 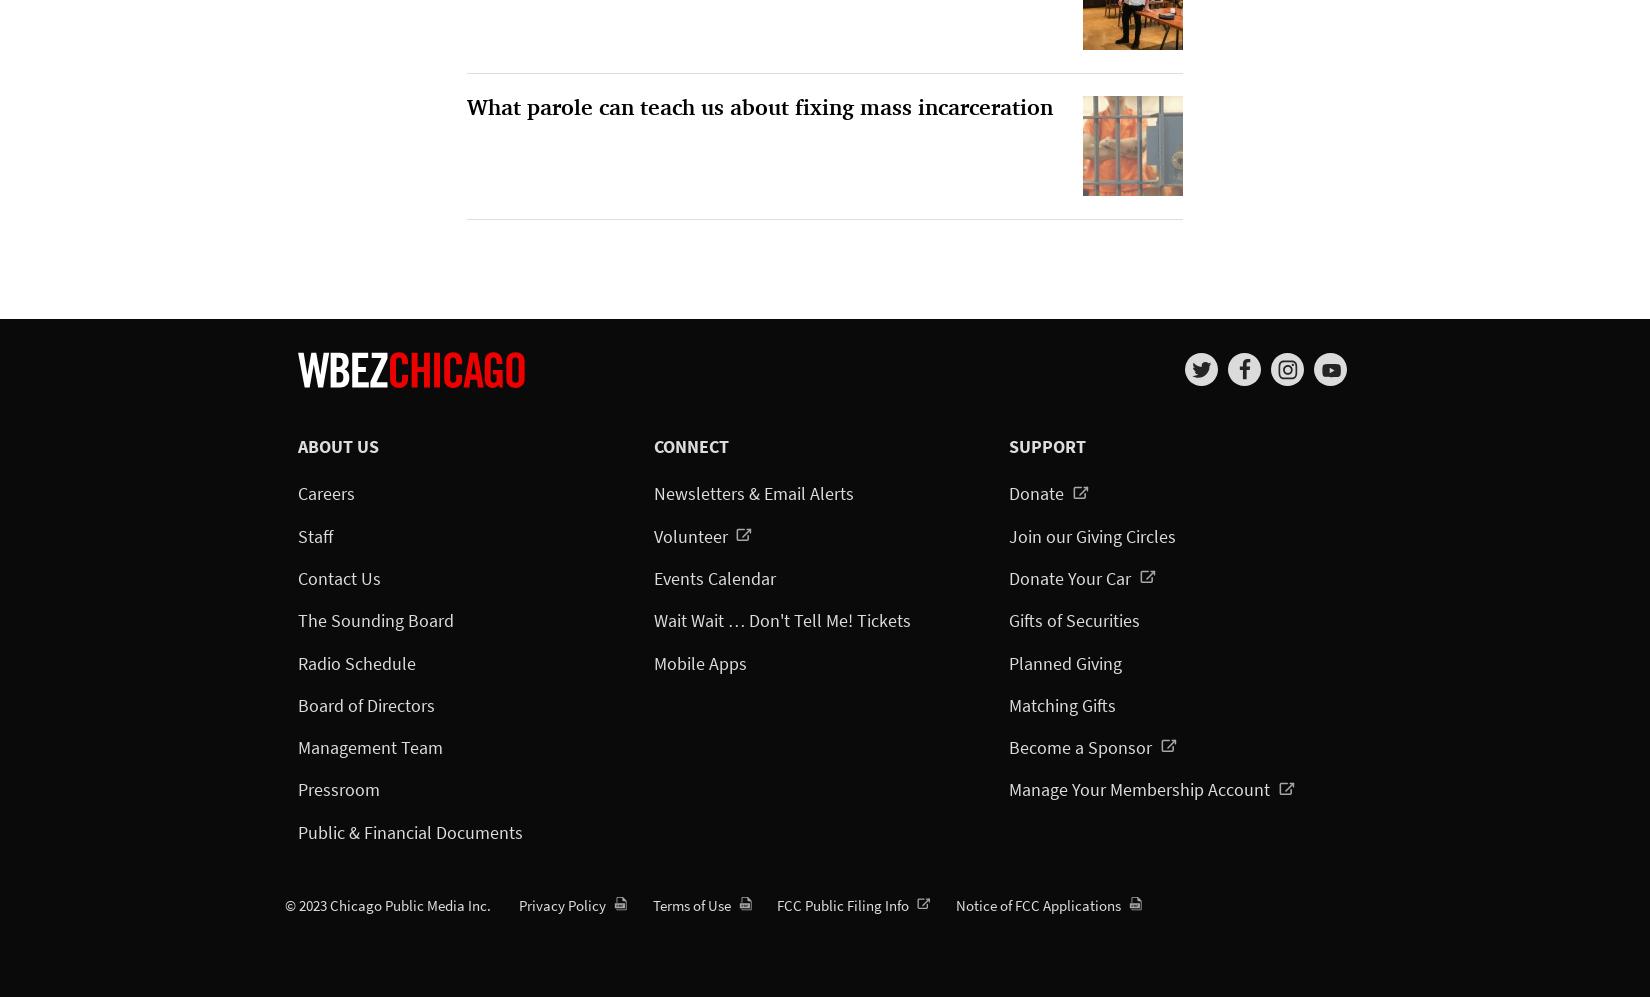 What do you see at coordinates (1092, 534) in the screenshot?
I see `'Join our Giving Circles'` at bounding box center [1092, 534].